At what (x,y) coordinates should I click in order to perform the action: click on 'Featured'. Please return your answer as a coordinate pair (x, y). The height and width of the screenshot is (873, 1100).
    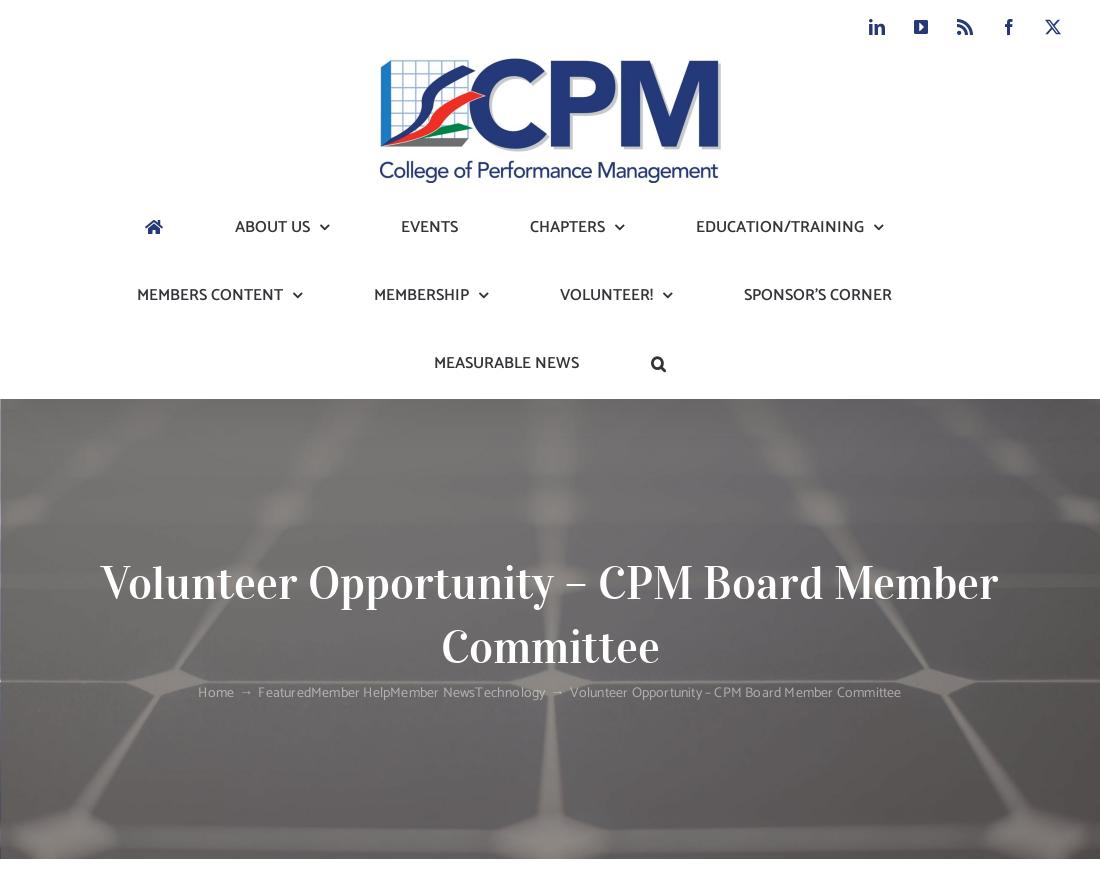
    Looking at the image, I should click on (283, 692).